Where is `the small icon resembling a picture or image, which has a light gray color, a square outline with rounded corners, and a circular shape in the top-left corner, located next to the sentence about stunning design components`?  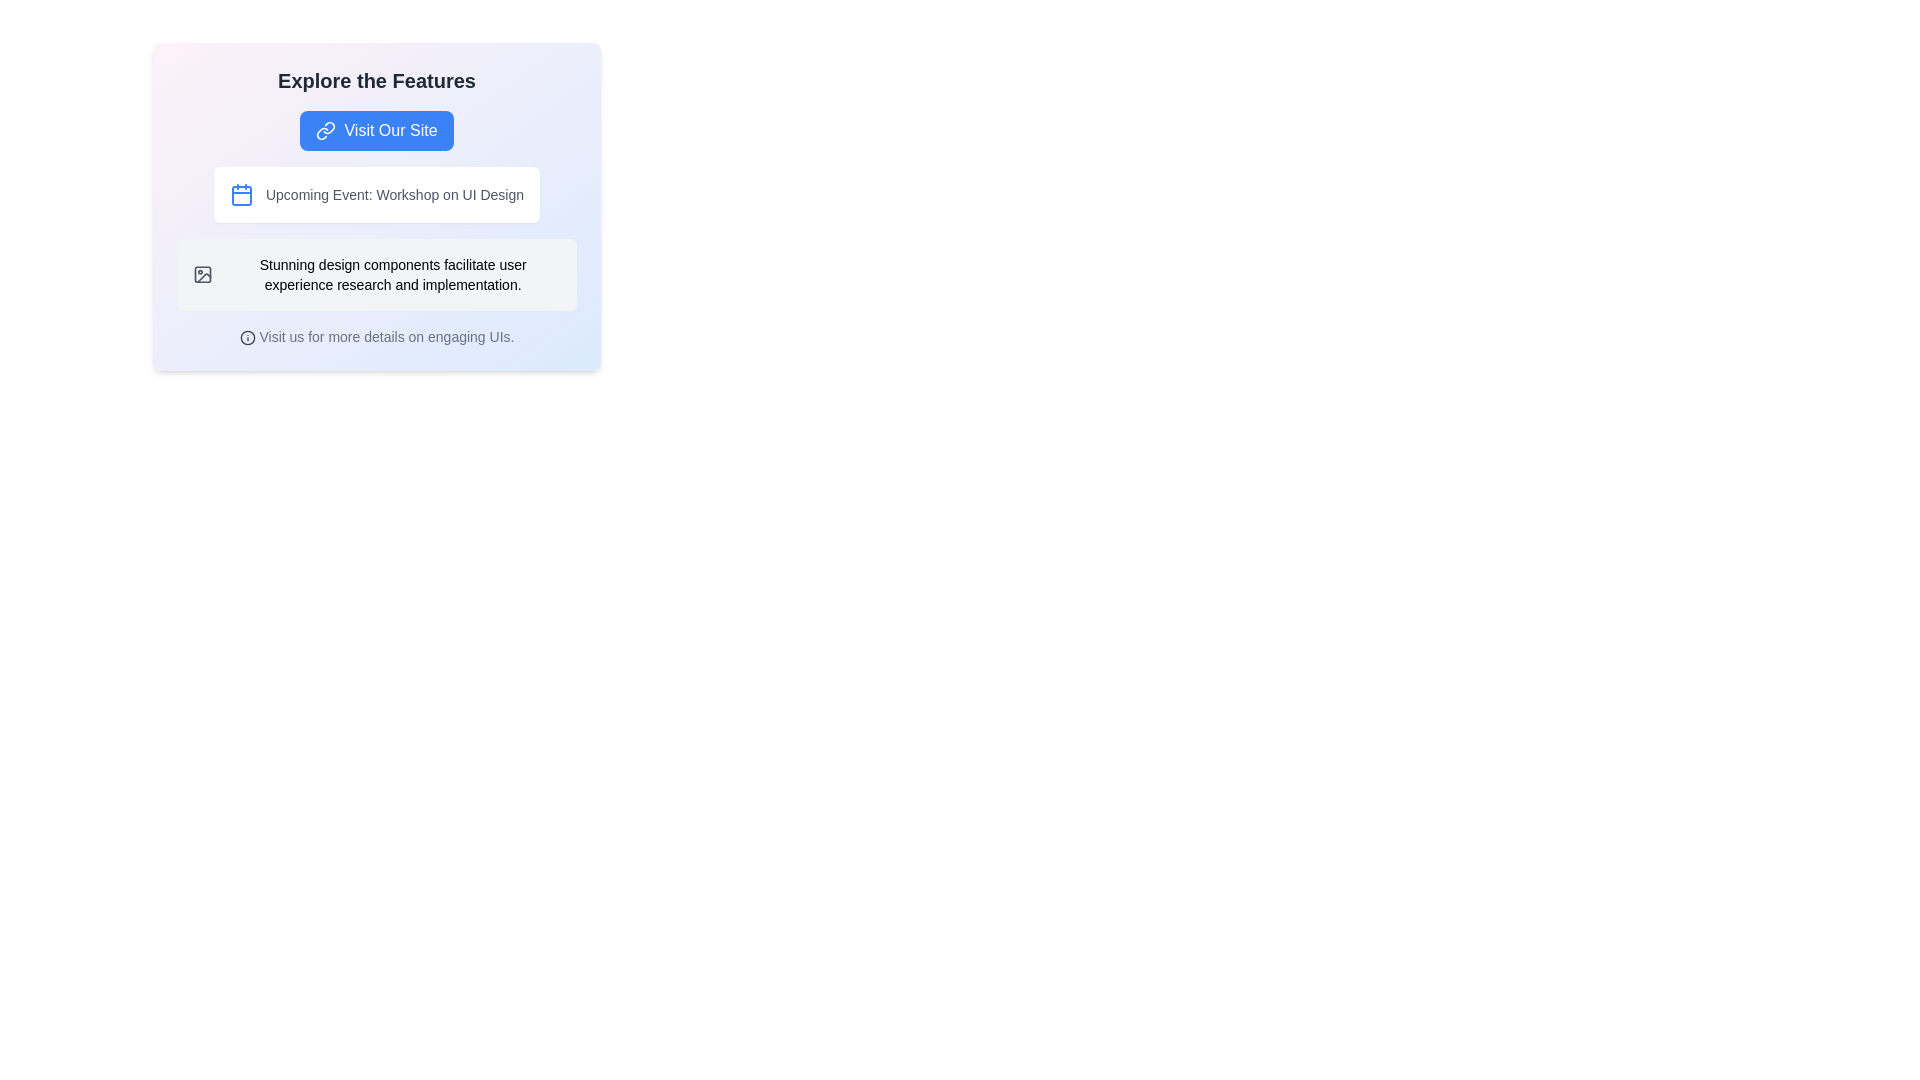
the small icon resembling a picture or image, which has a light gray color, a square outline with rounded corners, and a circular shape in the top-left corner, located next to the sentence about stunning design components is located at coordinates (203, 274).